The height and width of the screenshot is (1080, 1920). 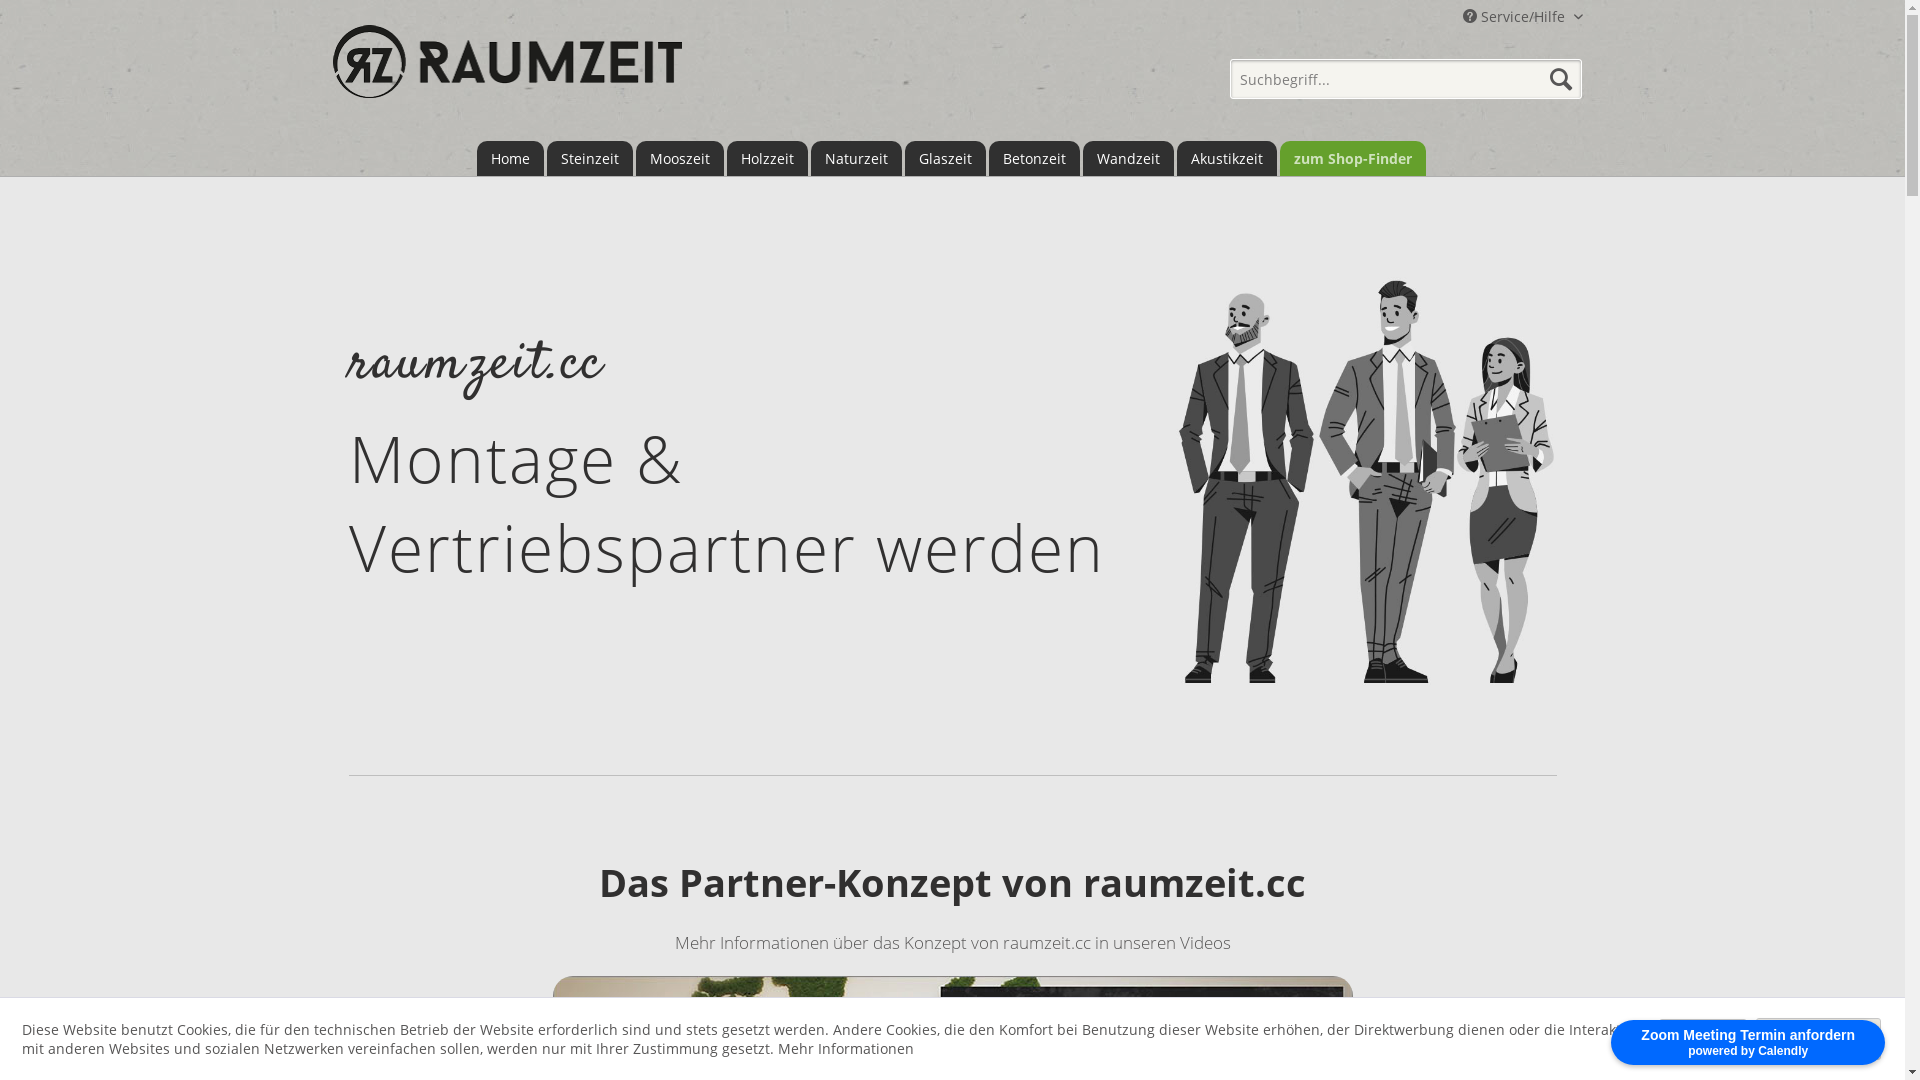 I want to click on 'Akustikzeit', so click(x=1224, y=157).